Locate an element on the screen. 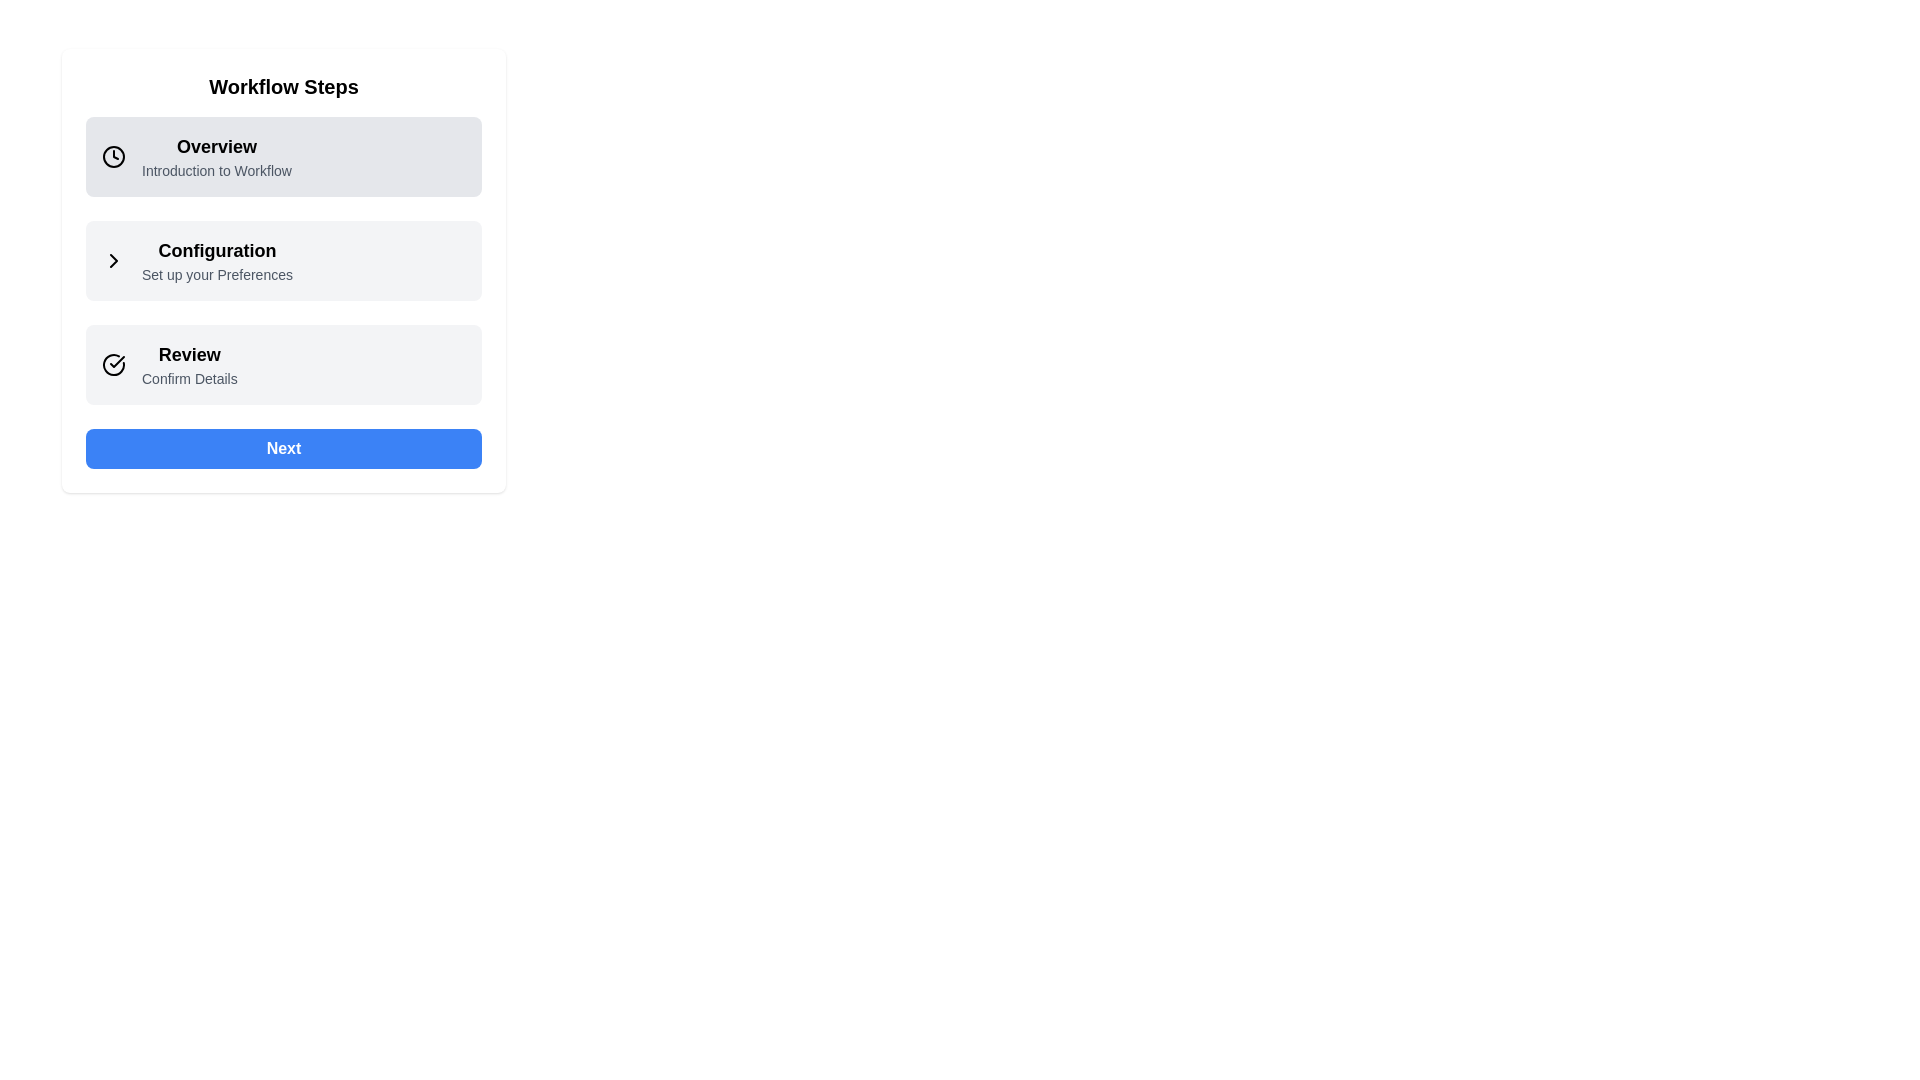 The height and width of the screenshot is (1080, 1920). the 'Overview' step button in the 'Workflow Steps' section, which is the first of three vertically stacked buttons is located at coordinates (282, 156).